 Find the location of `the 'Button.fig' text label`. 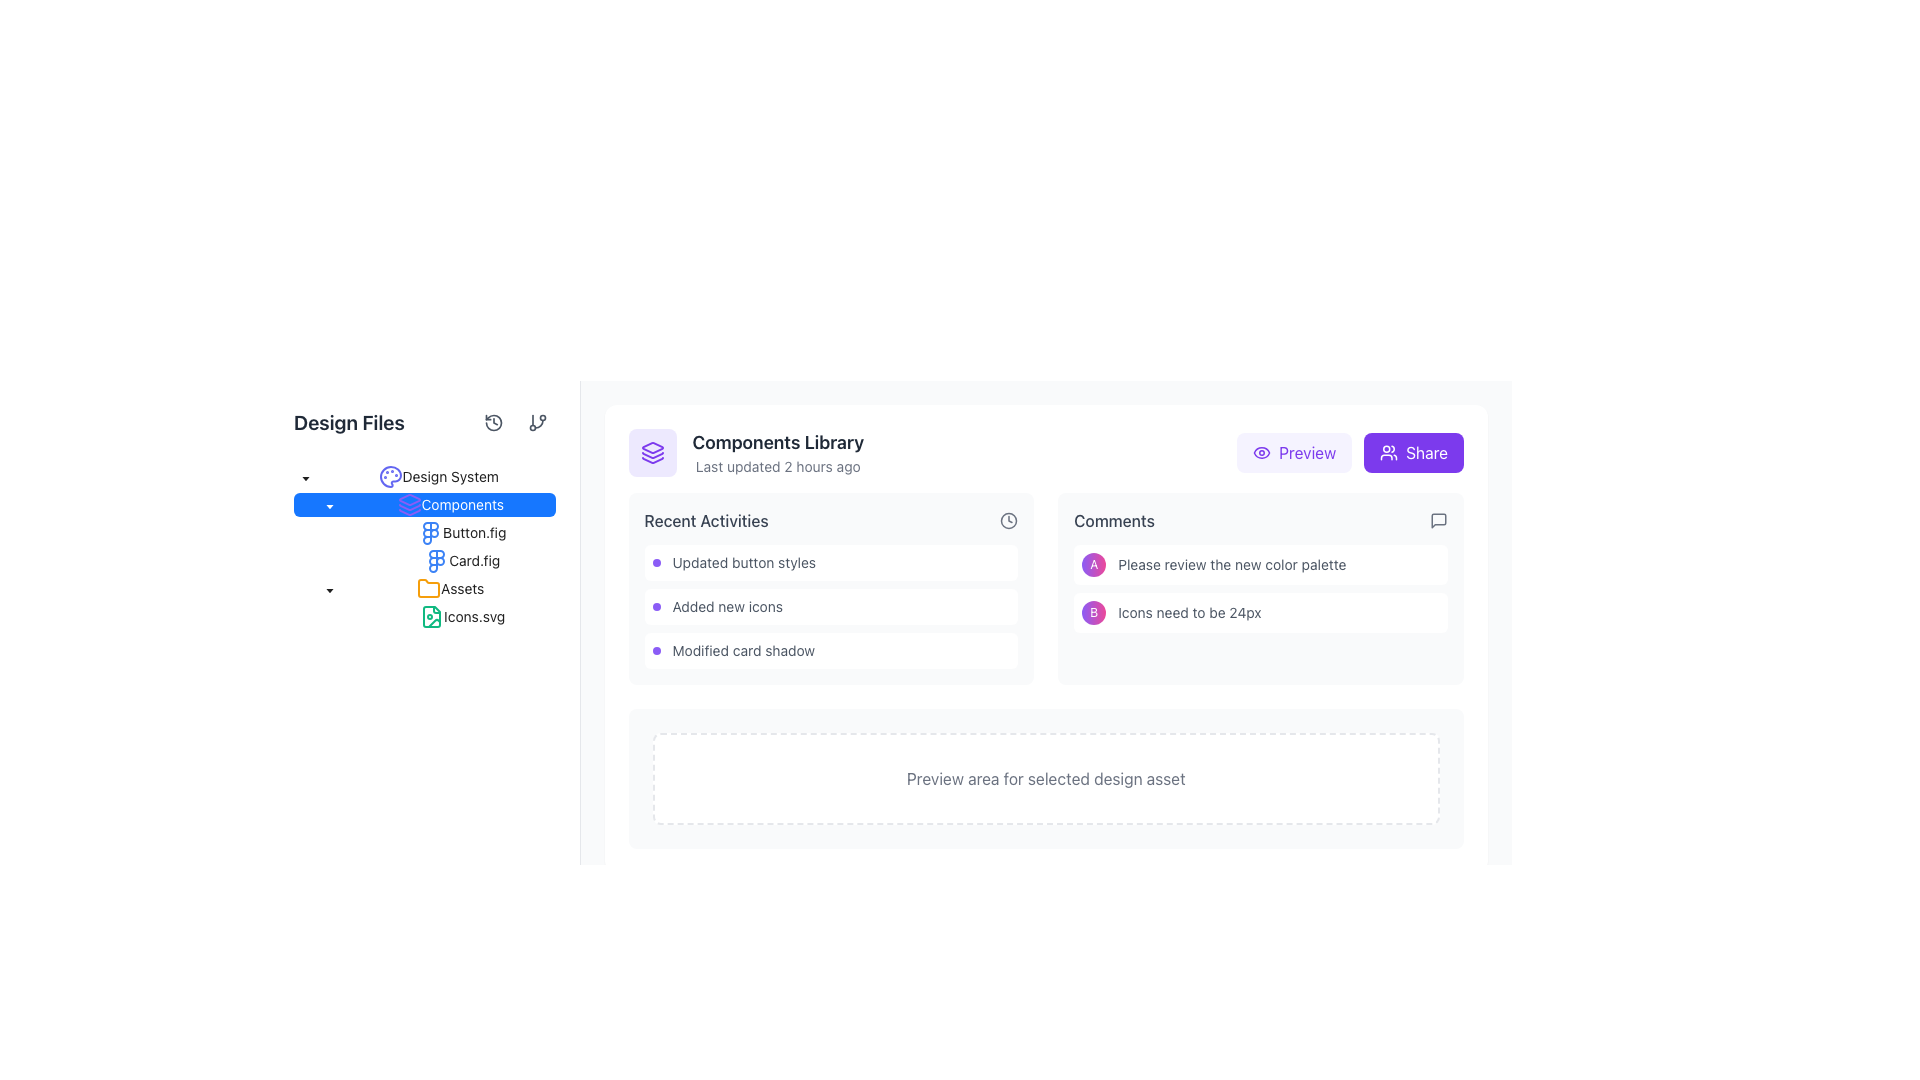

the 'Button.fig' text label is located at coordinates (473, 531).